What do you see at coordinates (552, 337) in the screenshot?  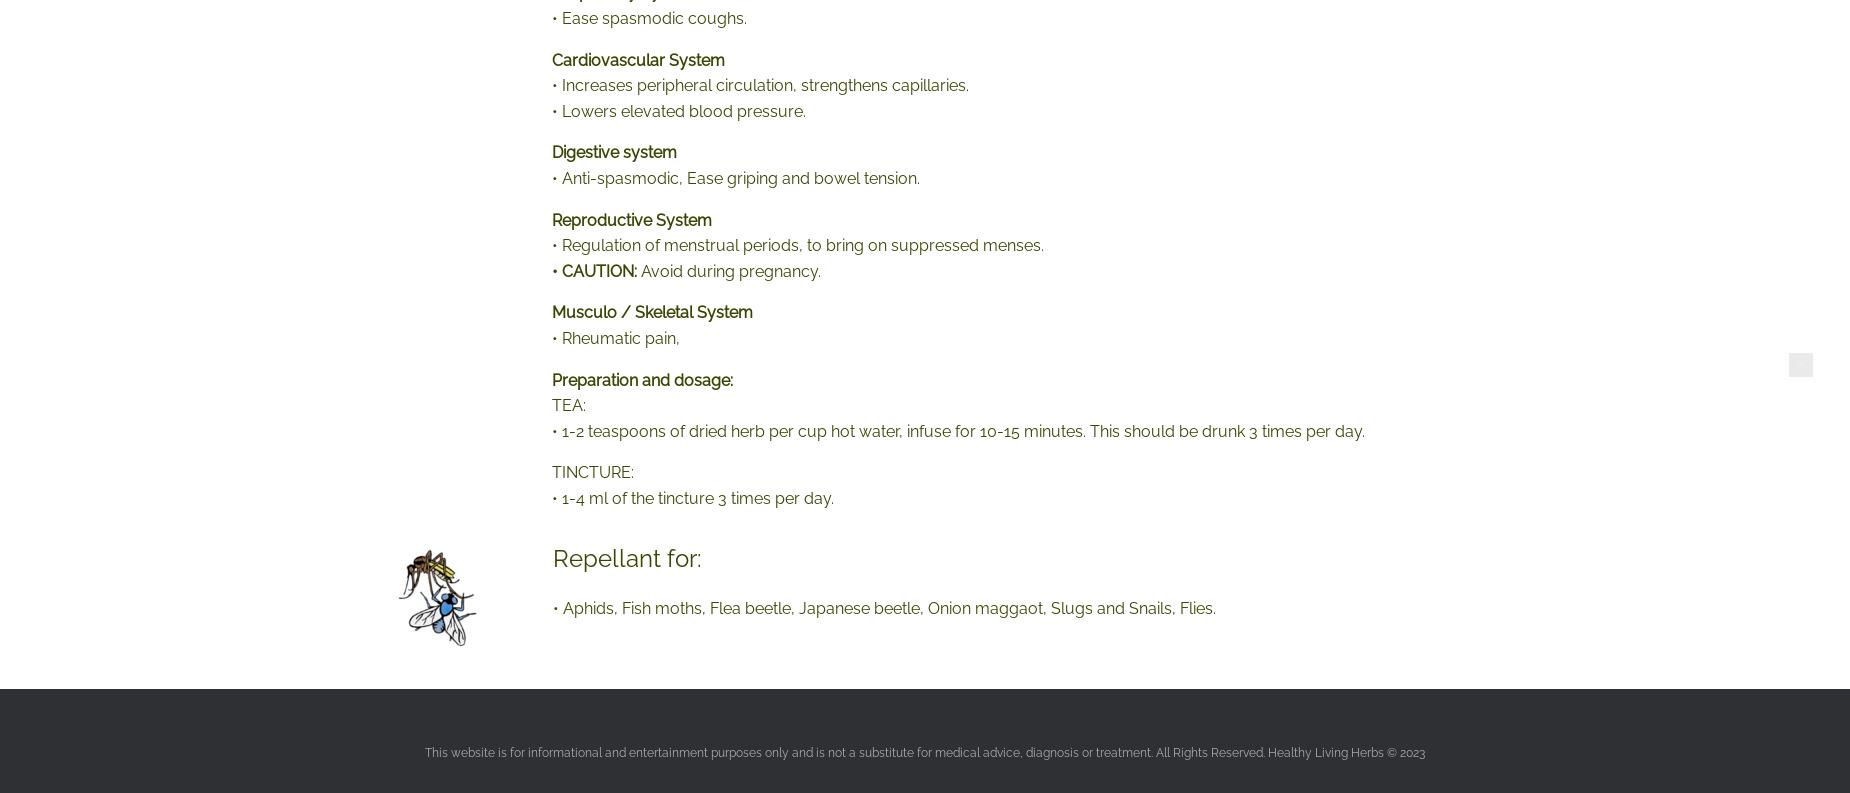 I see `'• Rheumatic pain,'` at bounding box center [552, 337].